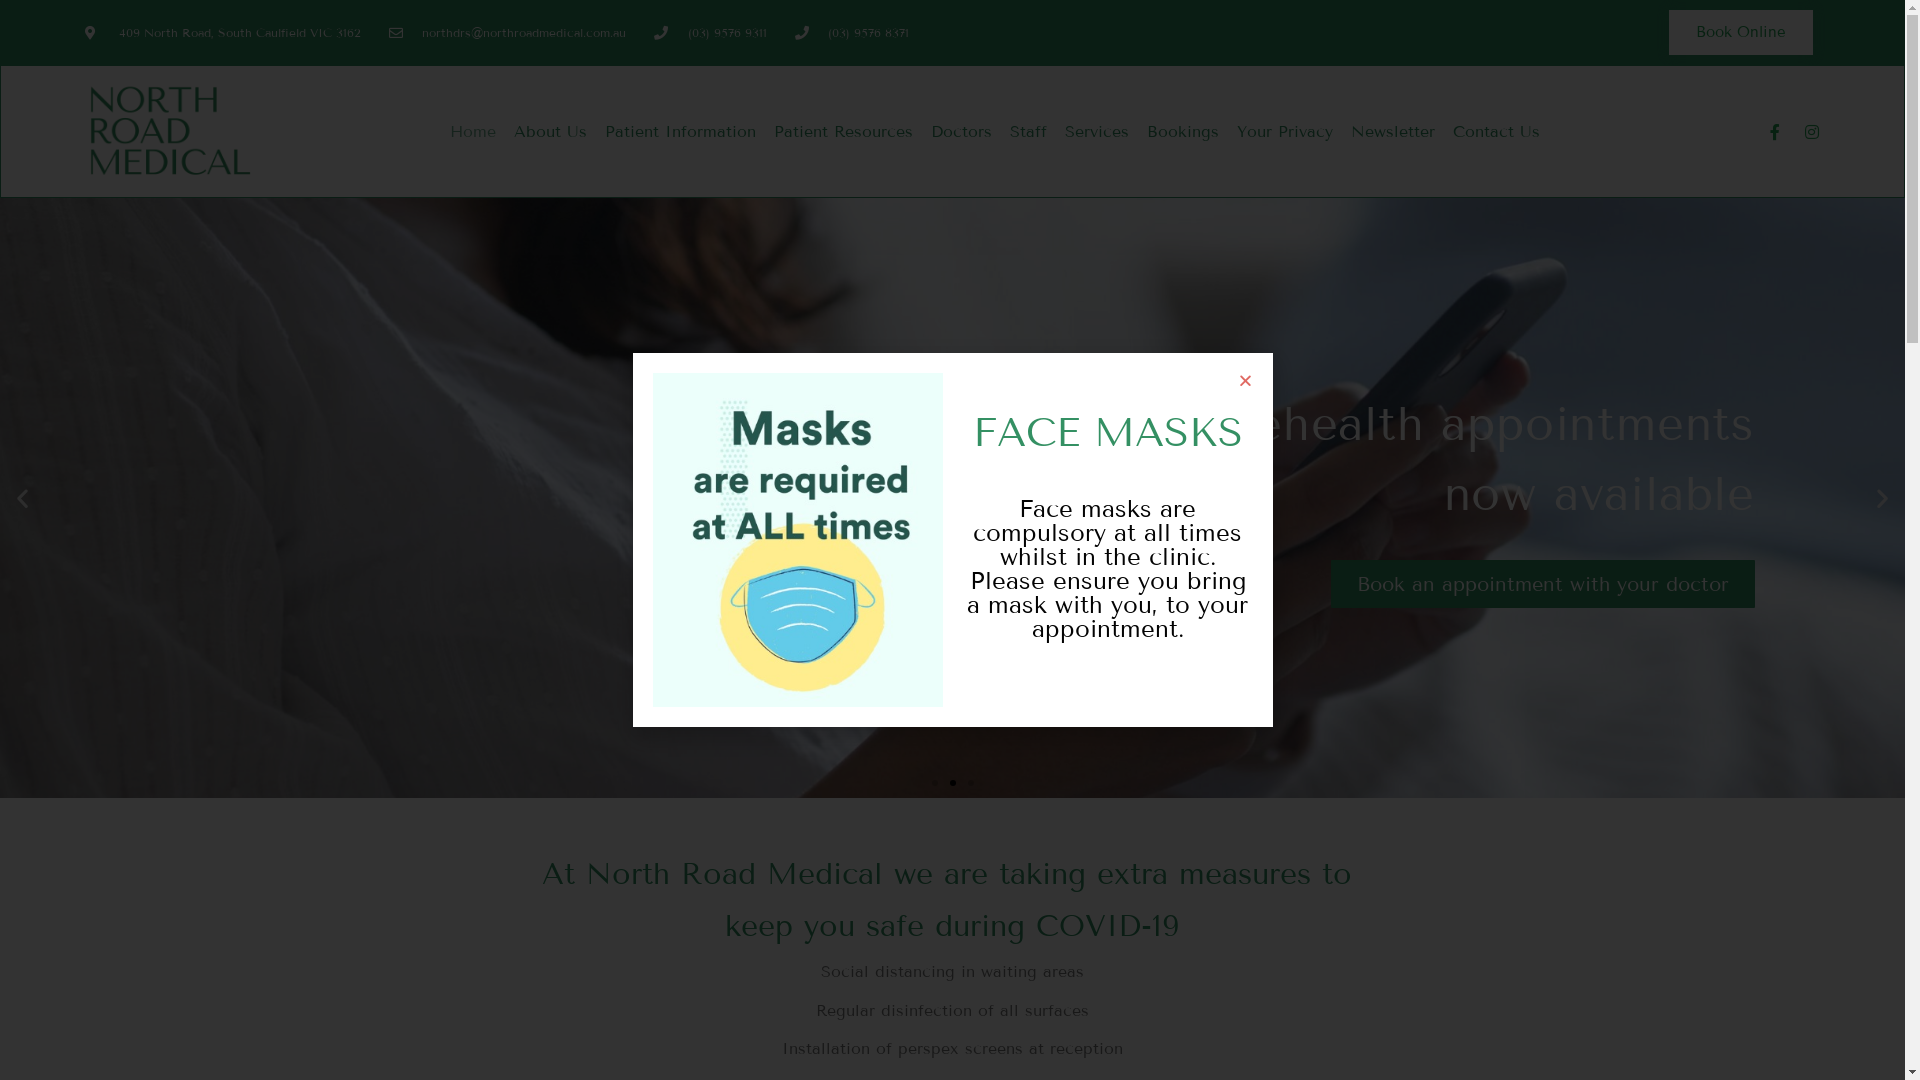 Image resolution: width=1920 pixels, height=1080 pixels. I want to click on 'Book Online', so click(1740, 32).